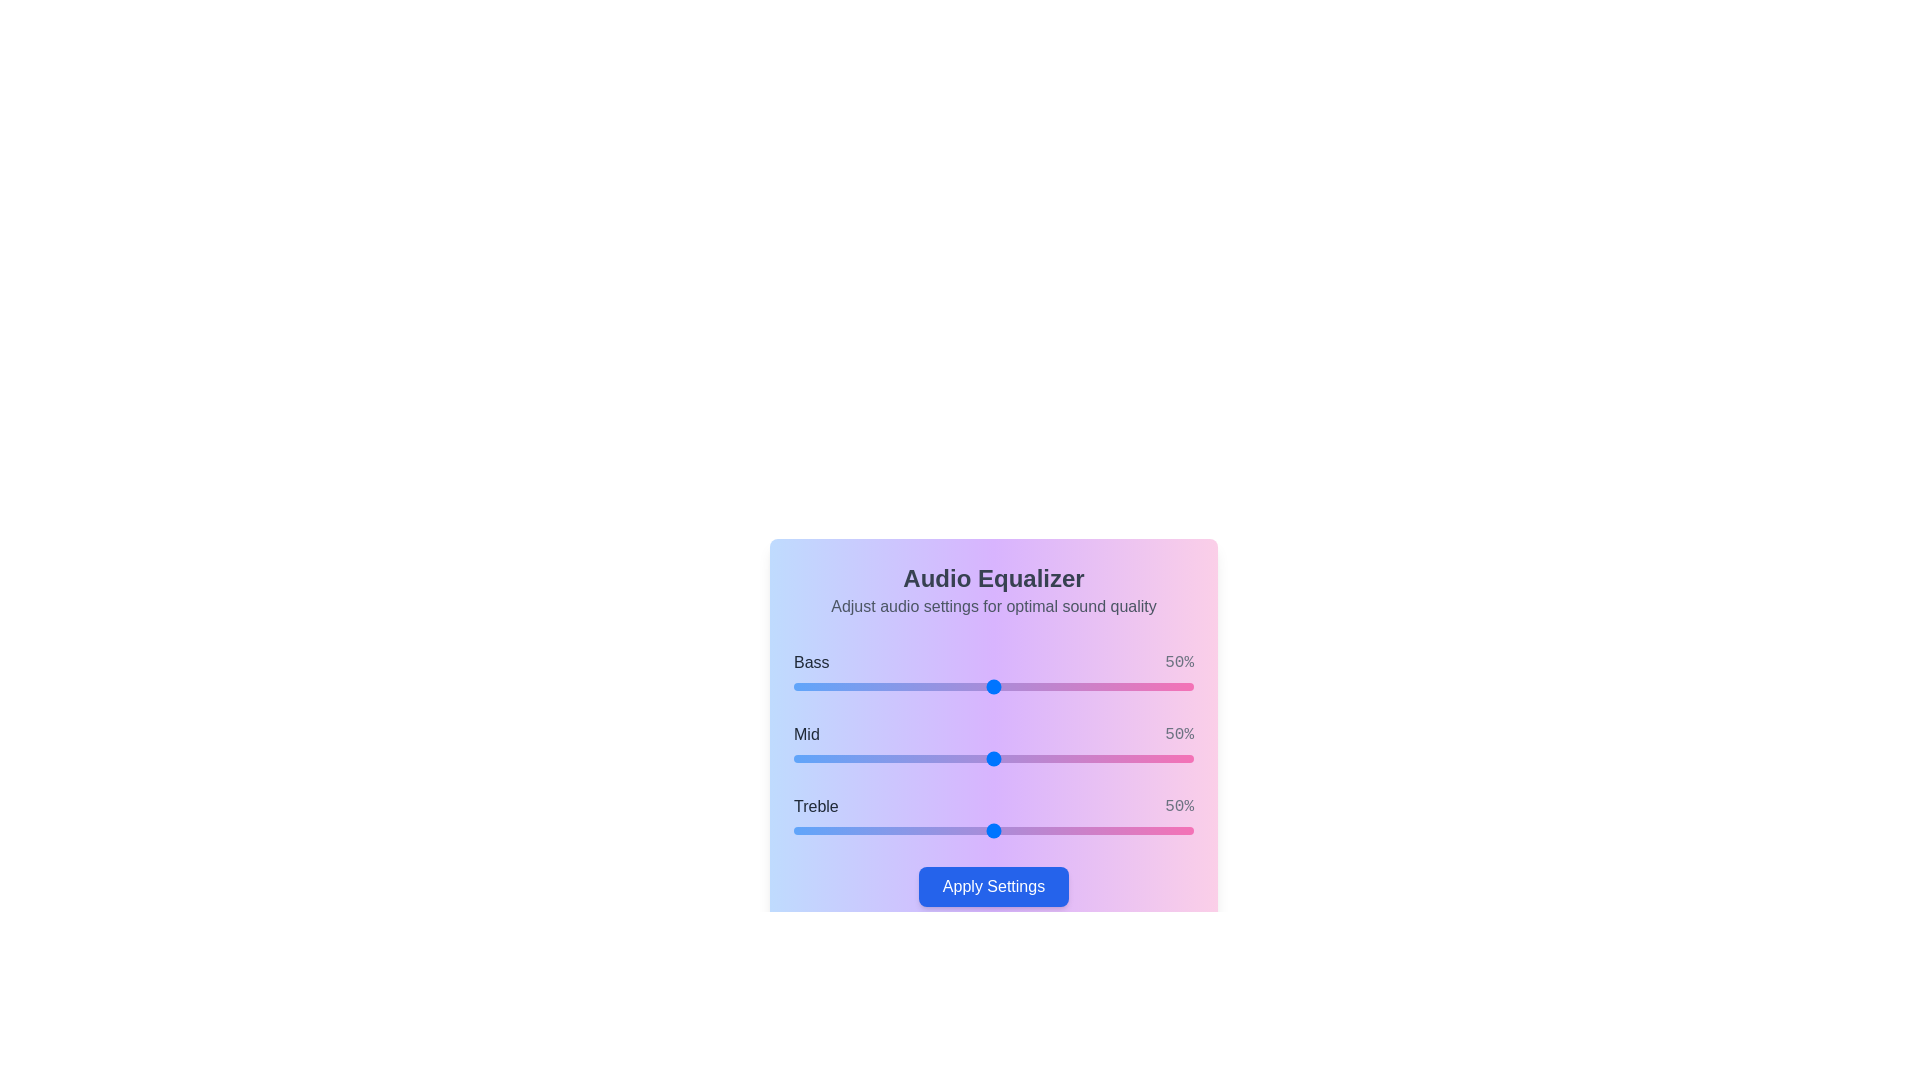 Image resolution: width=1920 pixels, height=1080 pixels. What do you see at coordinates (862, 685) in the screenshot?
I see `the 0 slider to 17%` at bounding box center [862, 685].